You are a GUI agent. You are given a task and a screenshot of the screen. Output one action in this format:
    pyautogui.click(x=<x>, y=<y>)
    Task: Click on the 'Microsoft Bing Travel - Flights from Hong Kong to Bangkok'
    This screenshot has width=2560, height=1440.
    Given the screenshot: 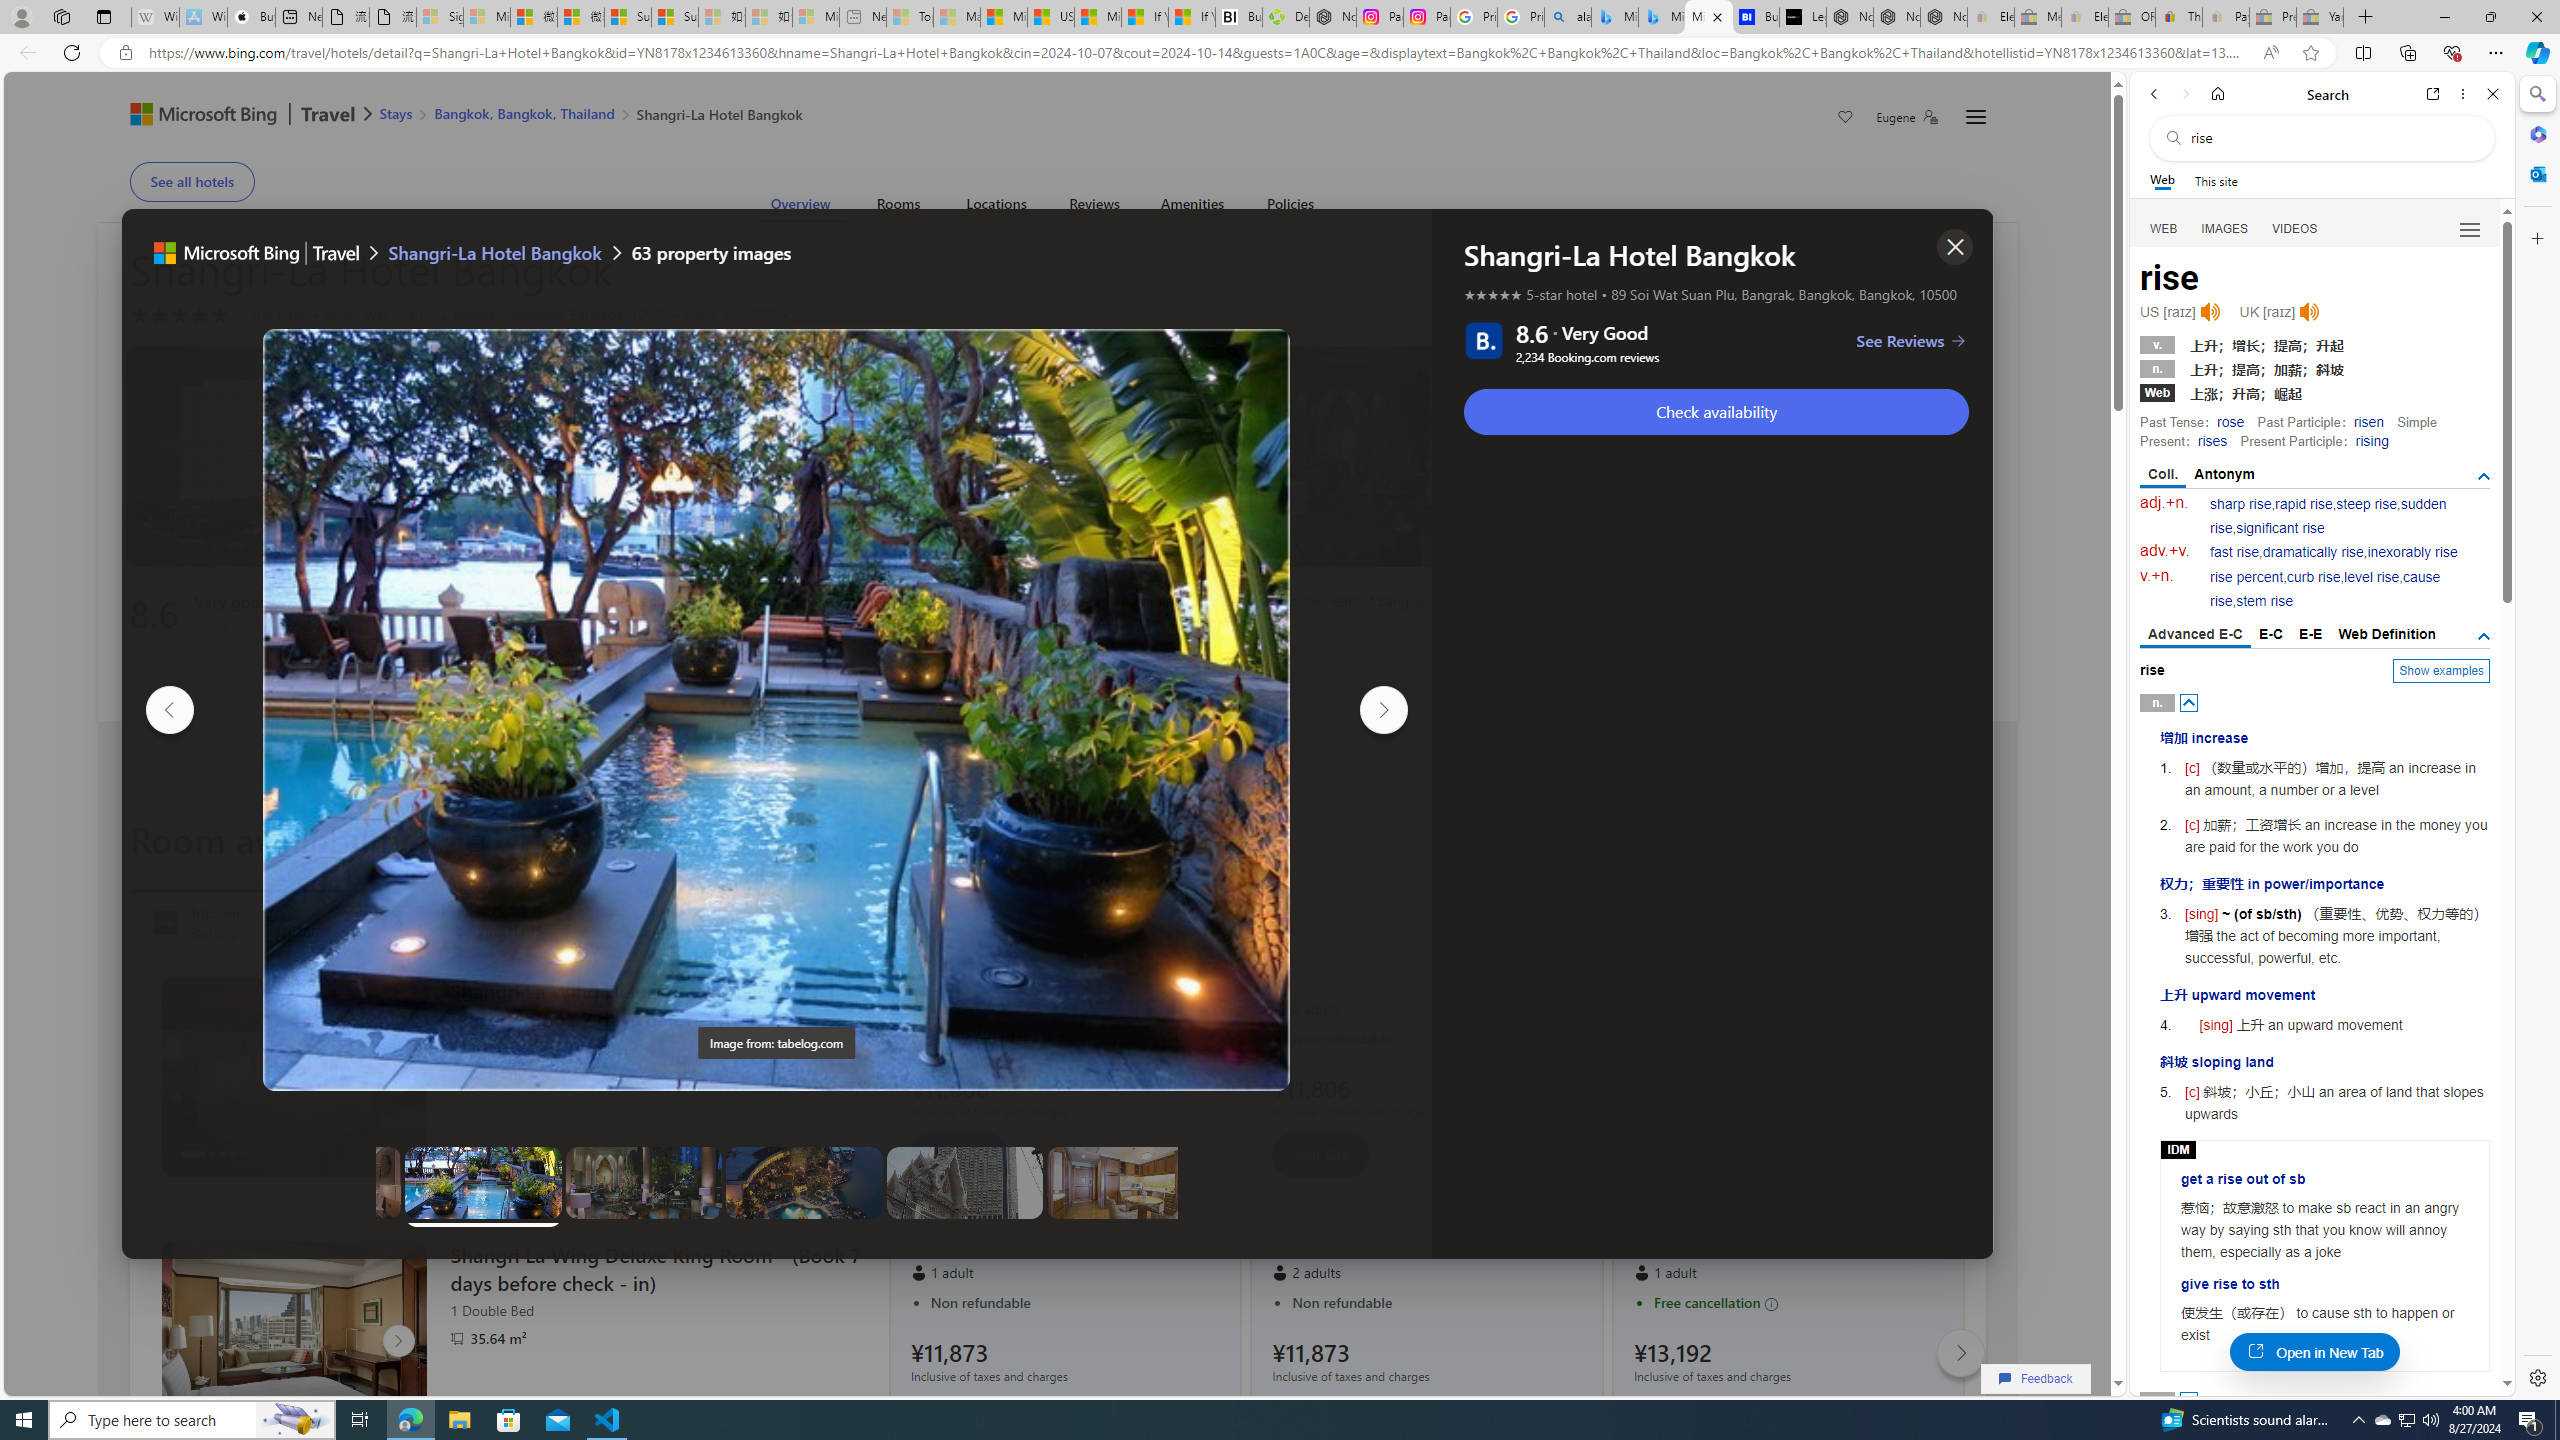 What is the action you would take?
    pyautogui.click(x=1614, y=16)
    